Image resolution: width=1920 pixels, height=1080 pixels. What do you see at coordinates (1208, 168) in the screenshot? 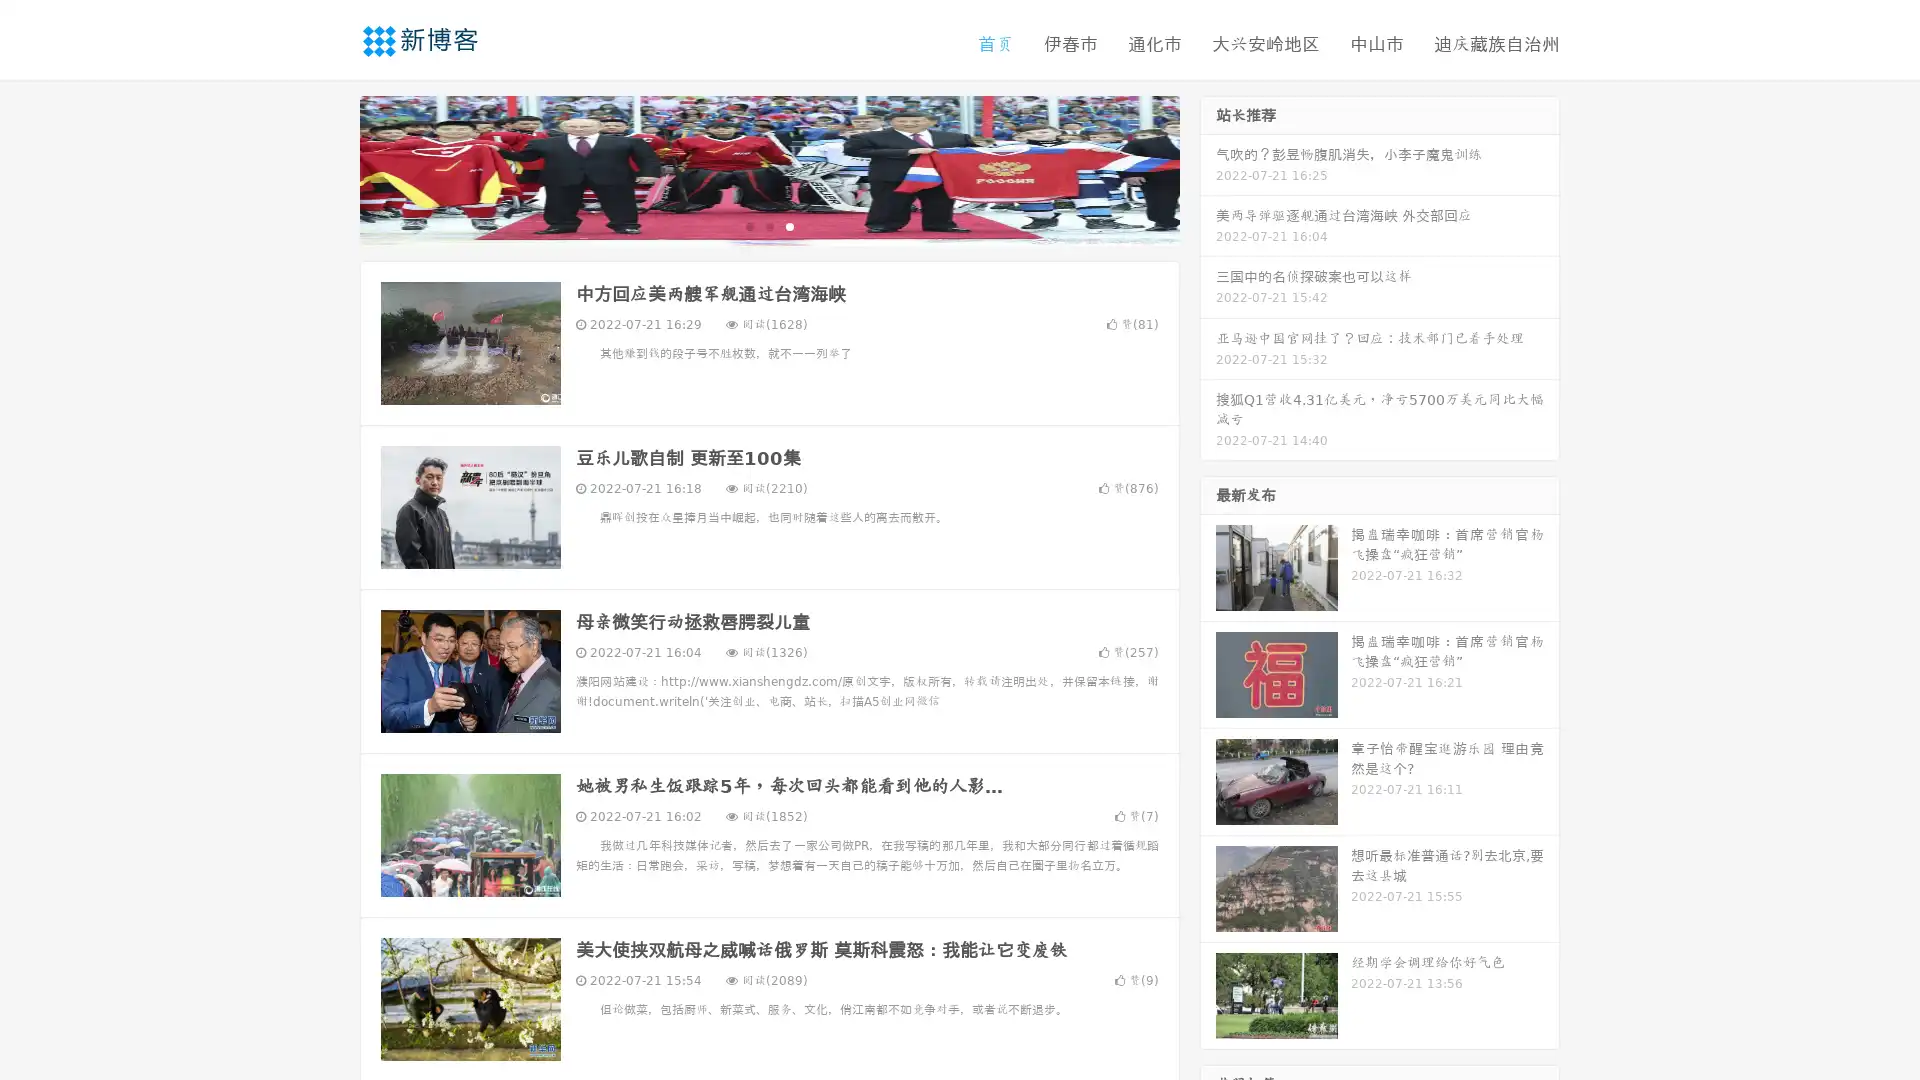
I see `Next slide` at bounding box center [1208, 168].